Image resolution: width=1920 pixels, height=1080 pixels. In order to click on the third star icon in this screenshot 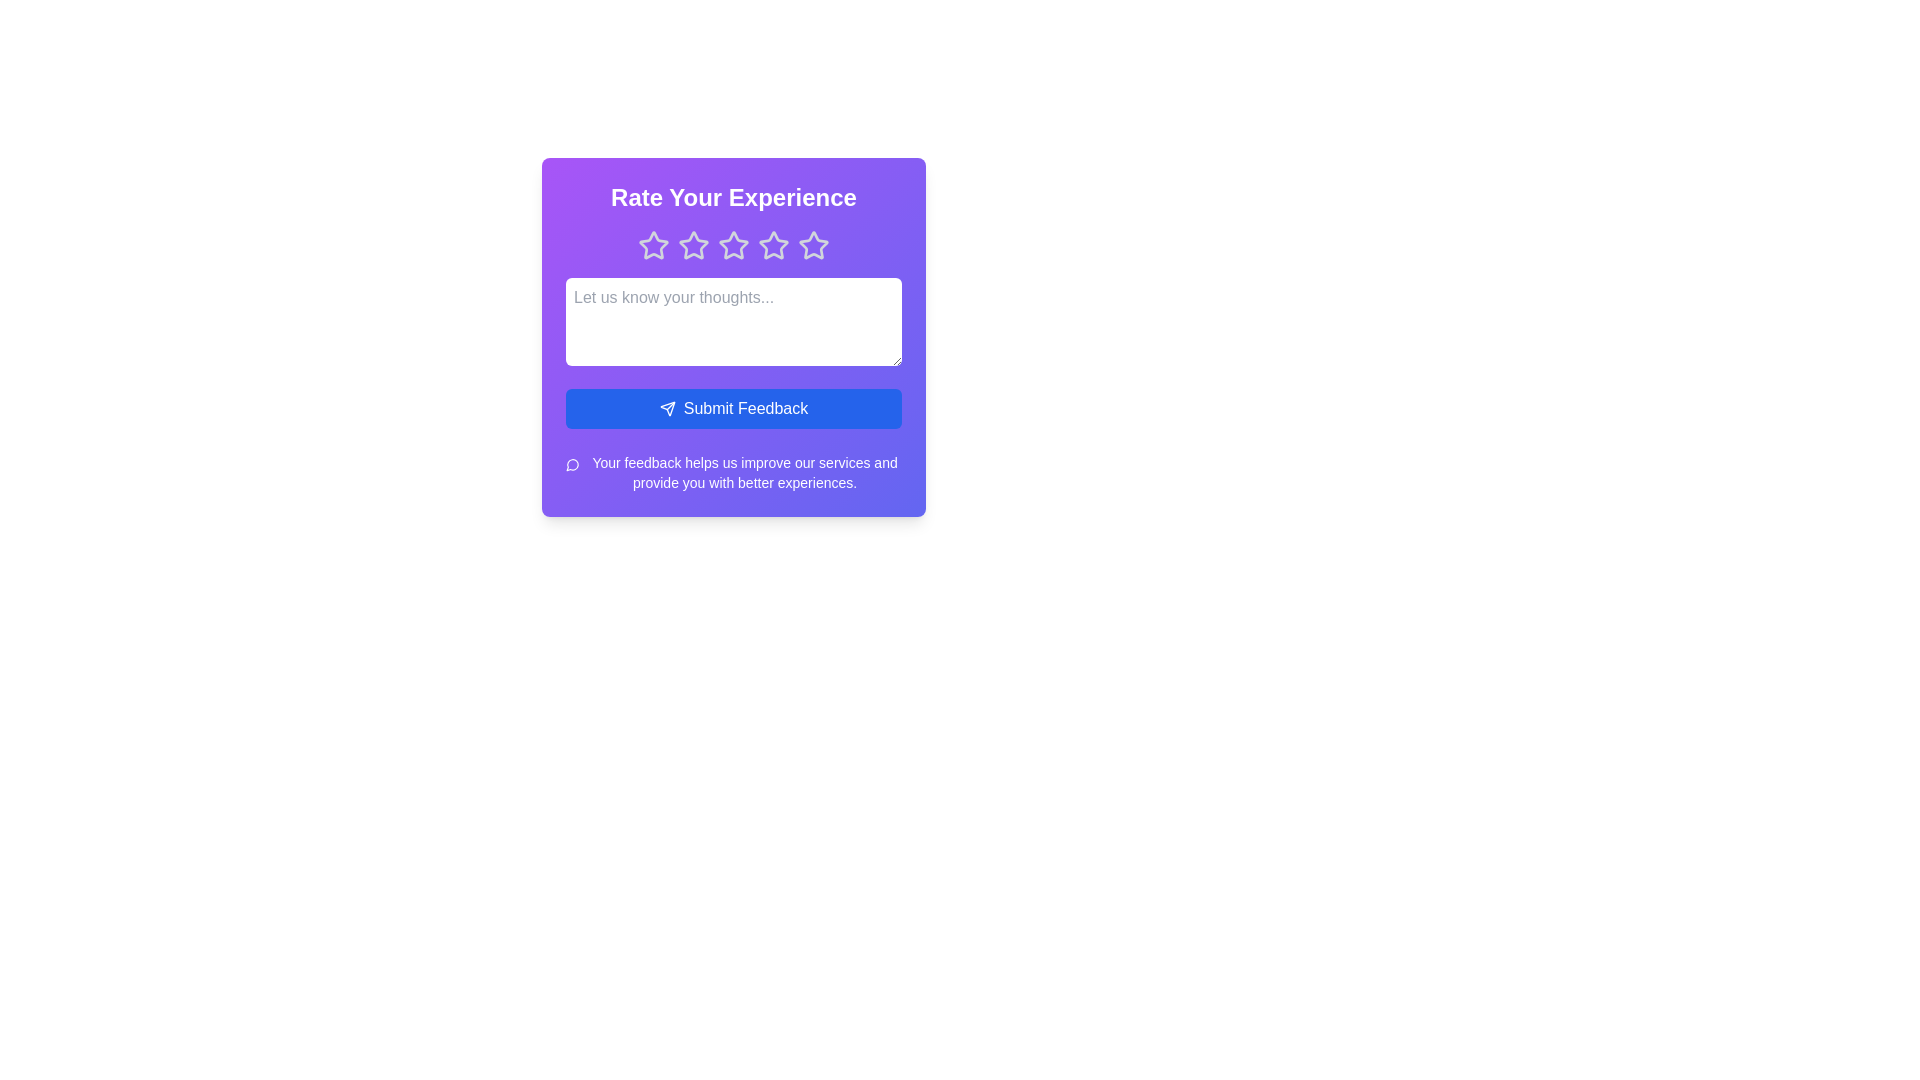, I will do `click(733, 244)`.